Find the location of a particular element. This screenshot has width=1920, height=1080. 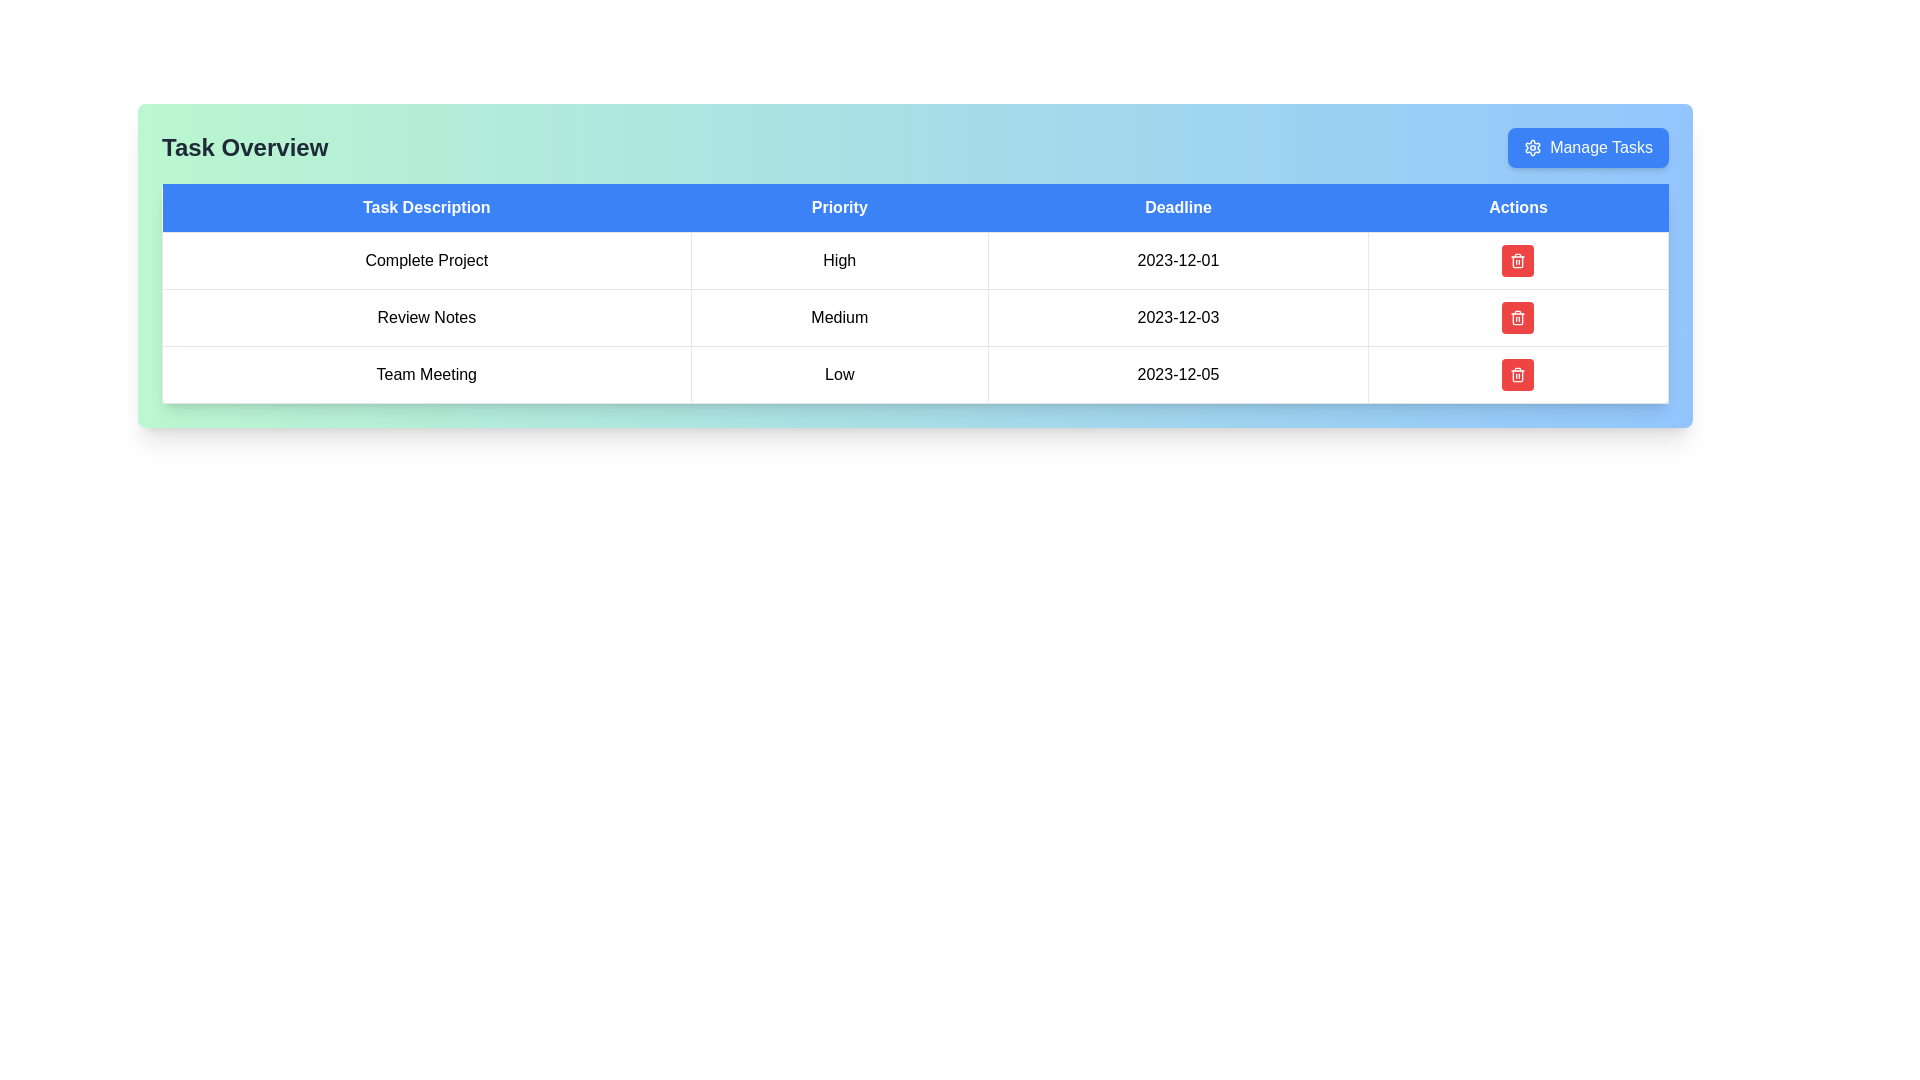

the settings icon, which is a small gear located to the left of the 'Manage Tasks' button at the top-right corner of the page header is located at coordinates (1532, 146).